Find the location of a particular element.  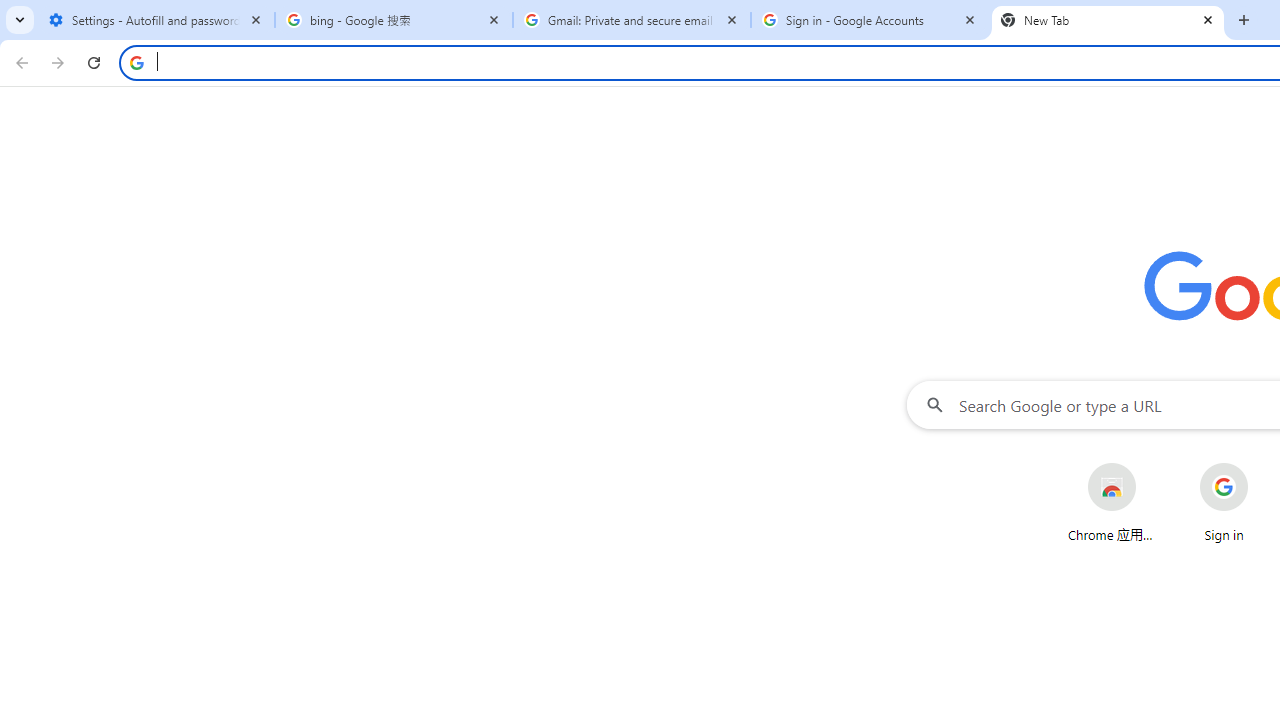

'New Tab' is located at coordinates (1107, 20).